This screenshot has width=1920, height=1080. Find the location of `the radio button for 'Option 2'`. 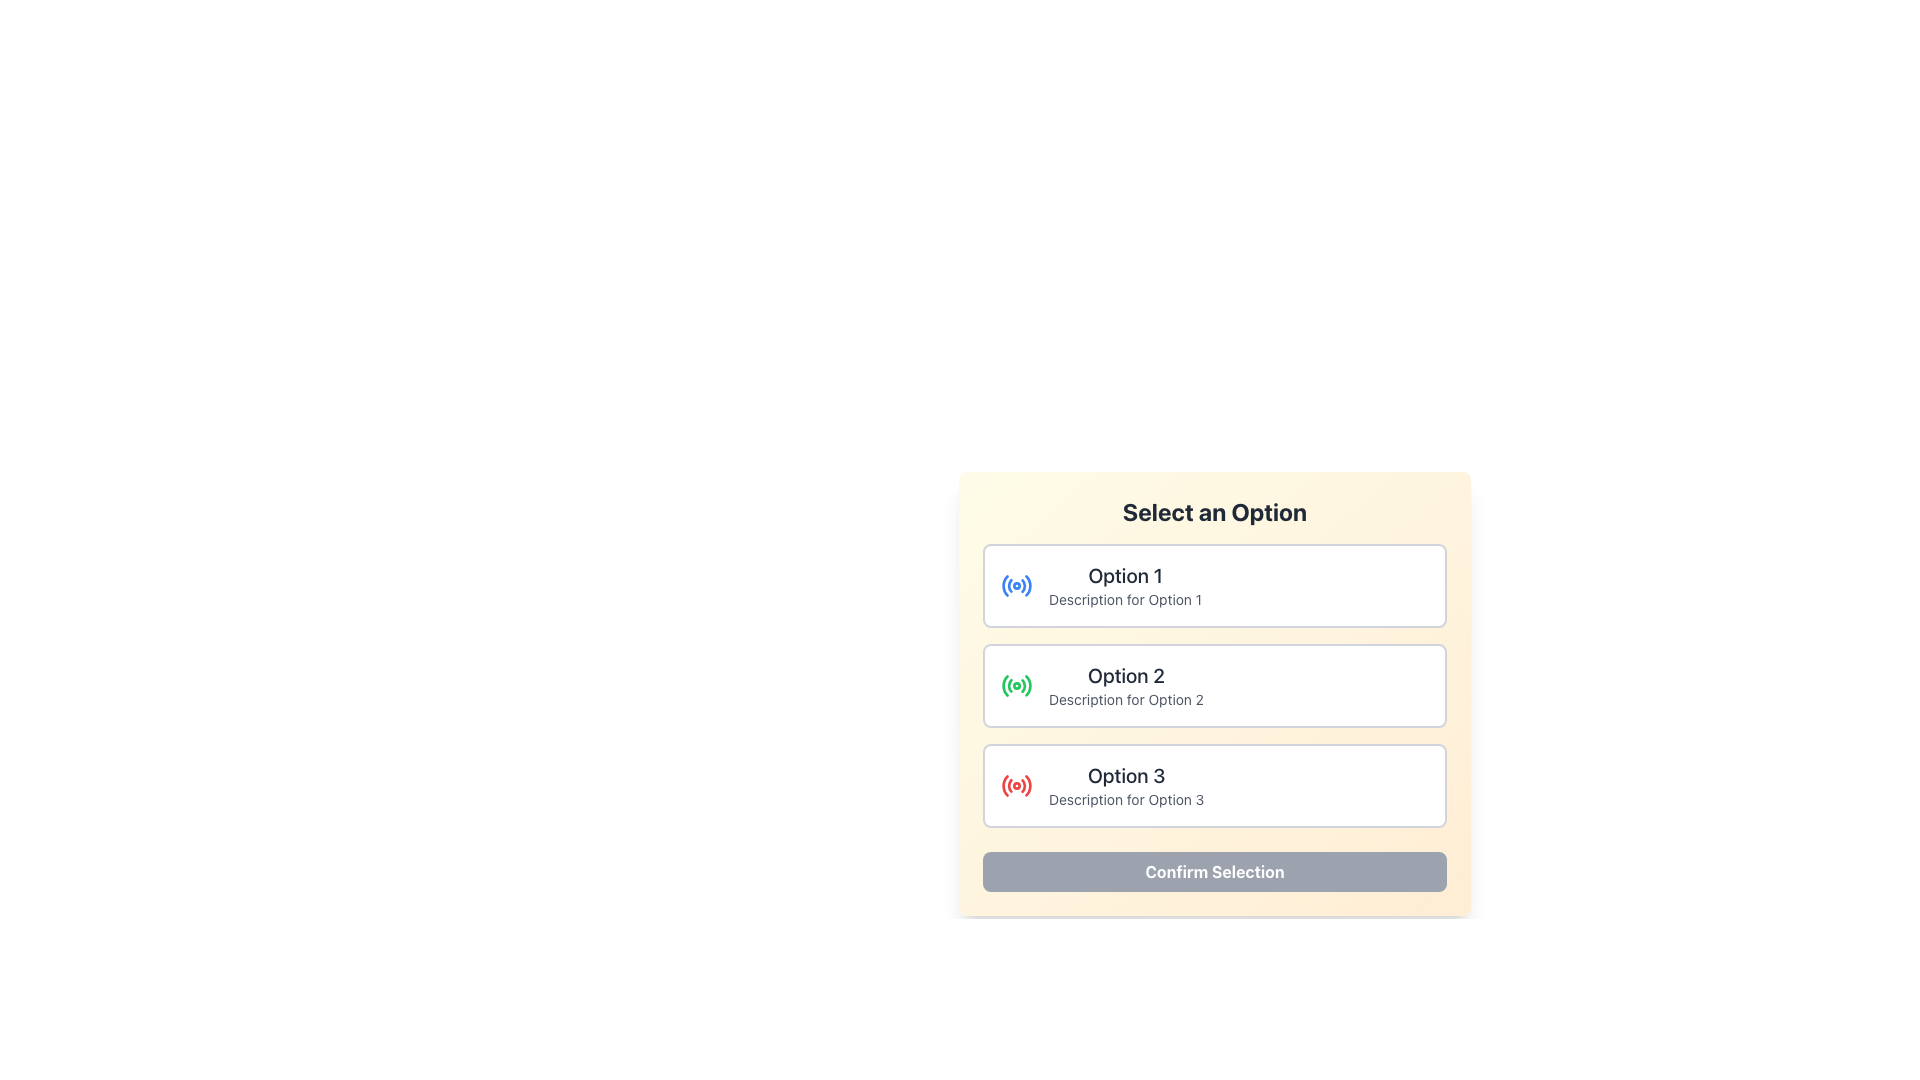

the radio button for 'Option 2' is located at coordinates (1017, 685).